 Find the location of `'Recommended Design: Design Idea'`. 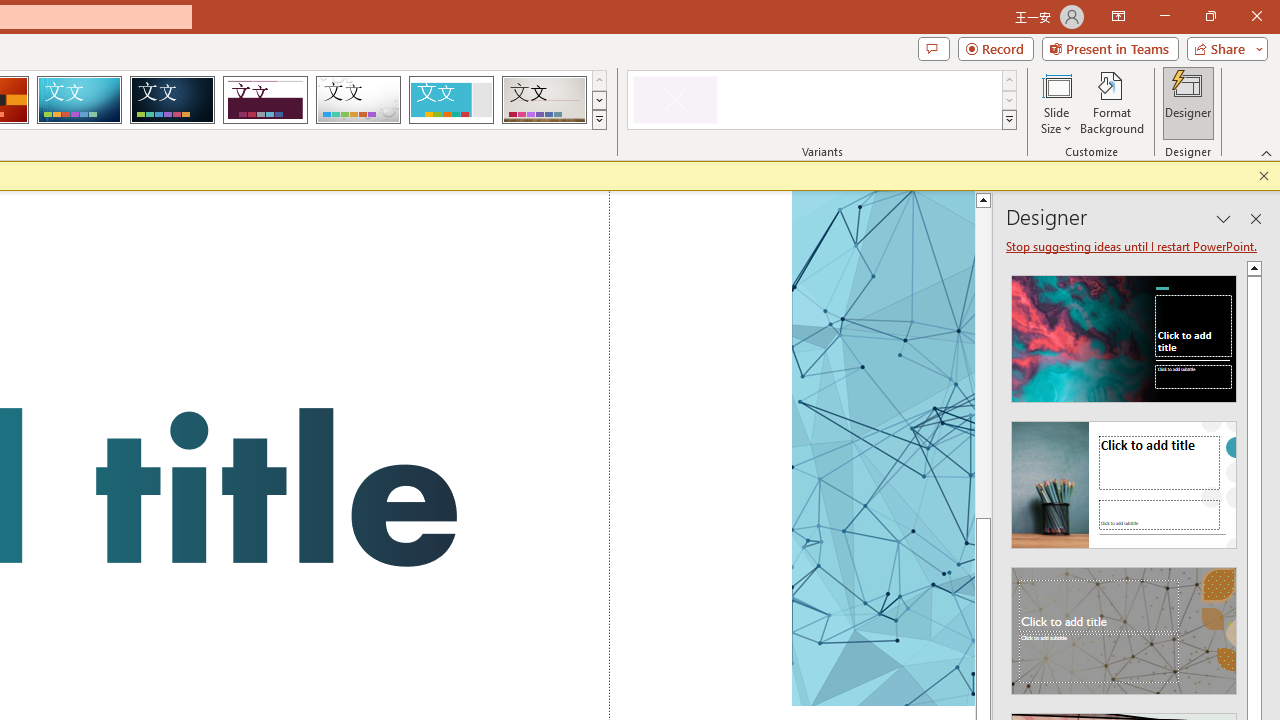

'Recommended Design: Design Idea' is located at coordinates (1124, 332).